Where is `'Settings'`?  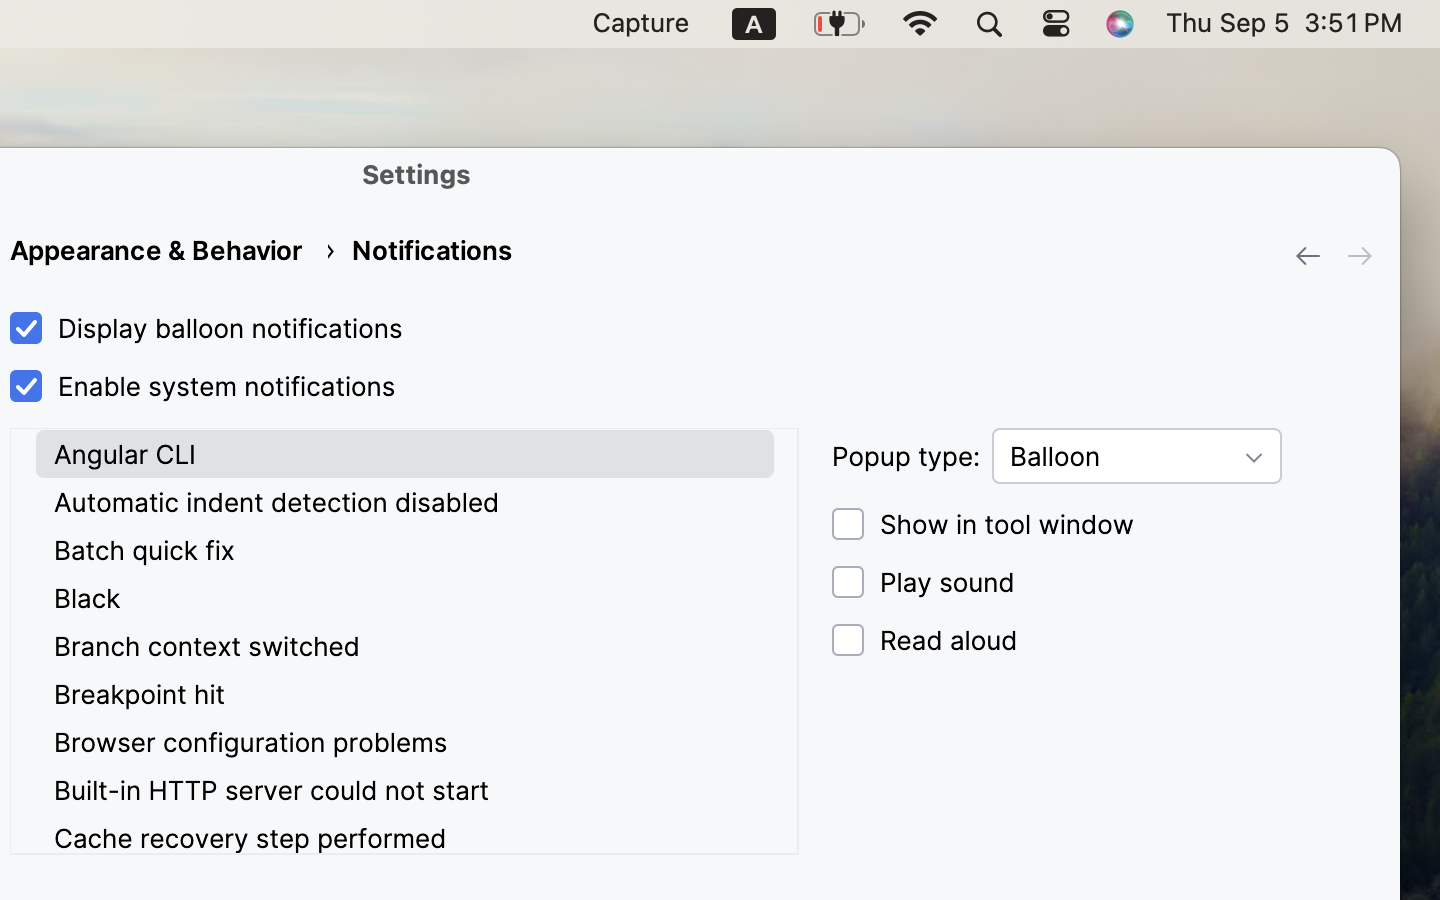 'Settings' is located at coordinates (416, 173).